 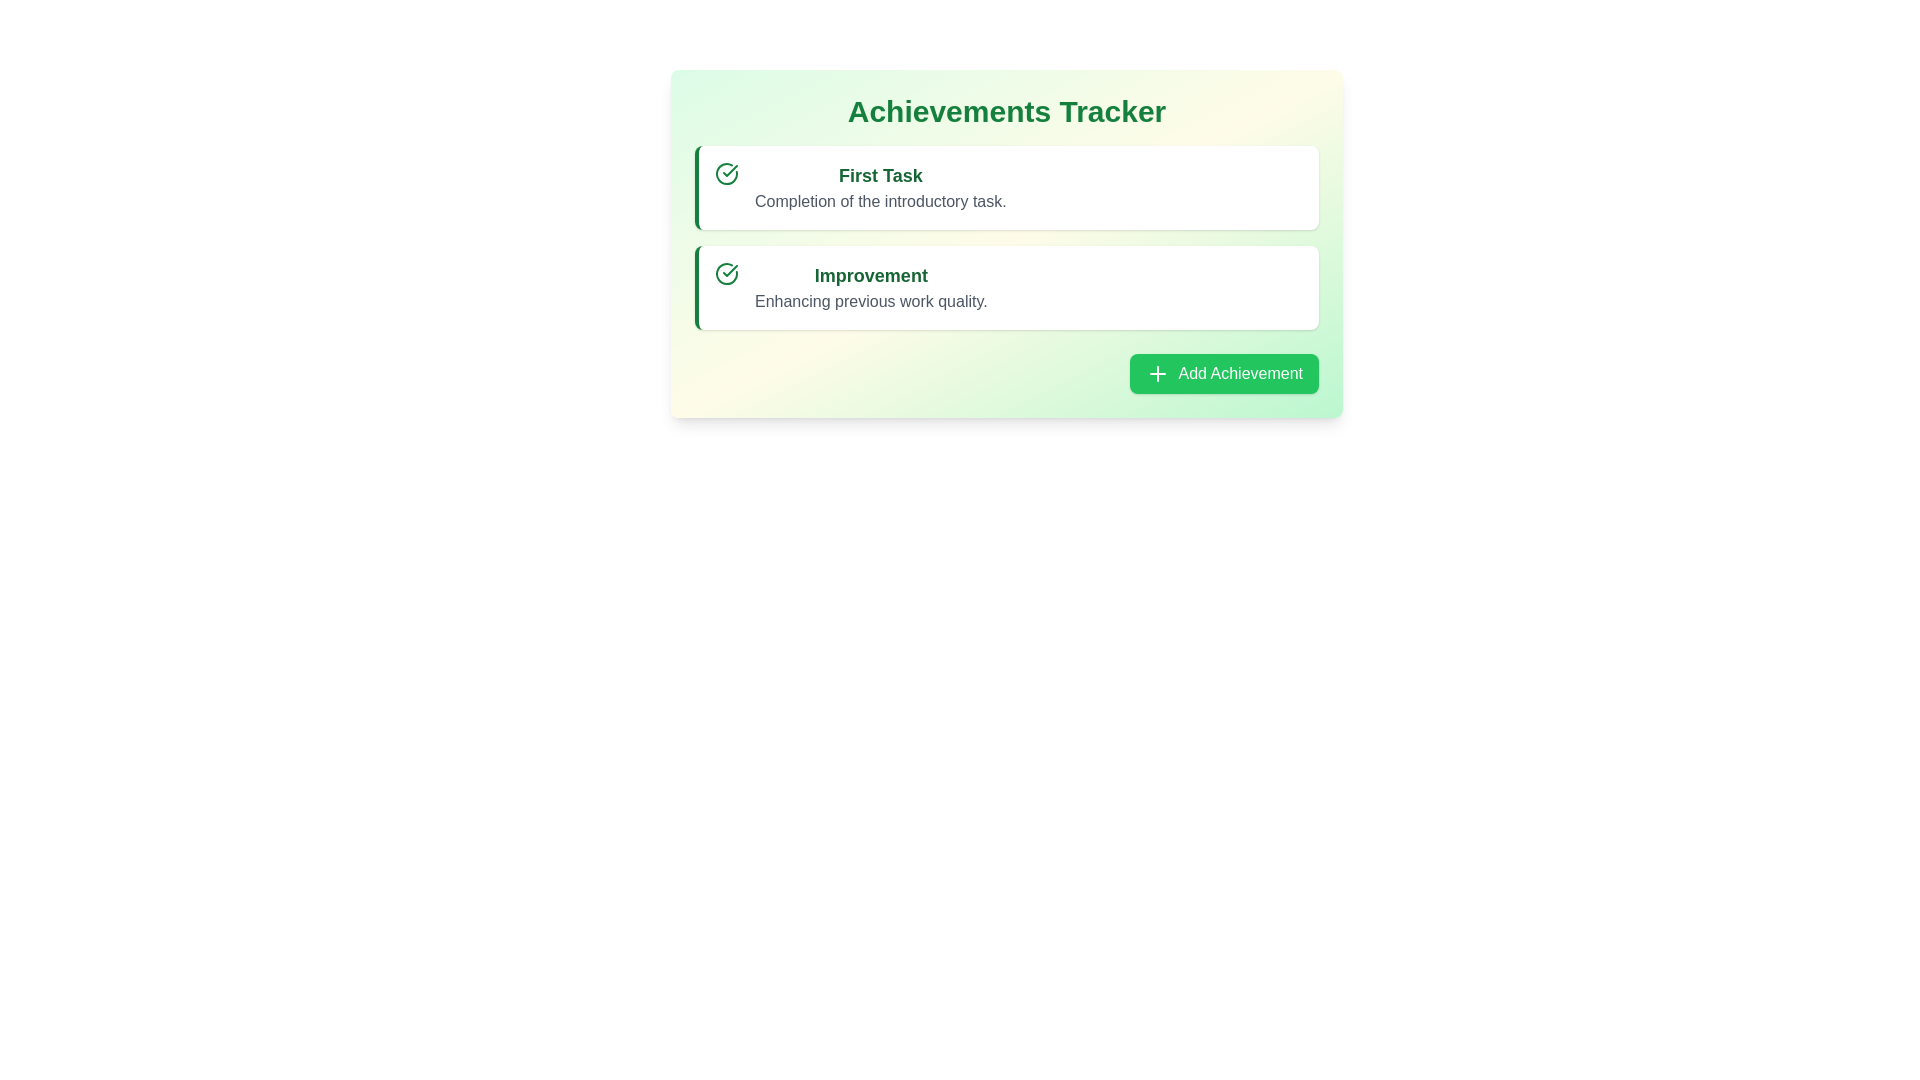 What do you see at coordinates (871, 288) in the screenshot?
I see `the text-based list item labeled 'Improvement' which is styled in bold green and contains the description 'Enhancing previous work quality' beneath it` at bounding box center [871, 288].